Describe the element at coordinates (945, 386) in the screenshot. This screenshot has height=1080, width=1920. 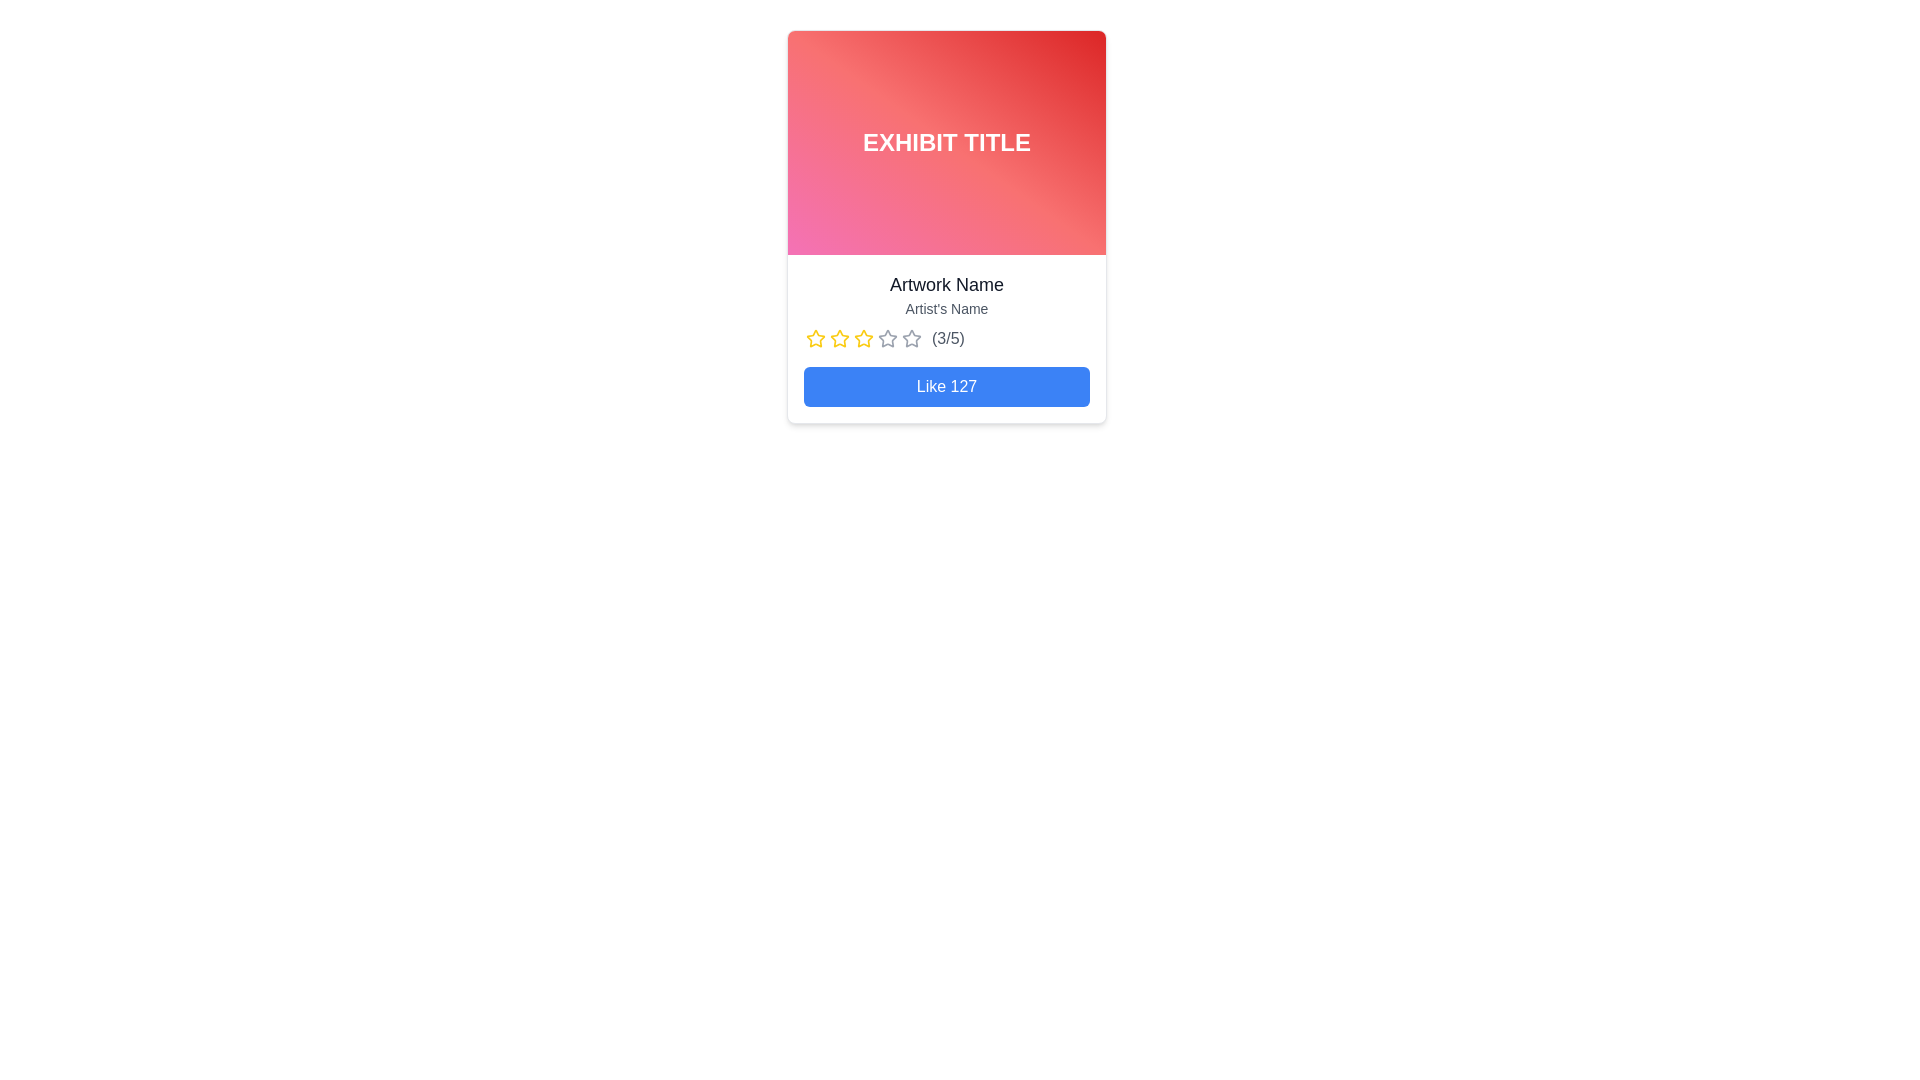
I see `the 'Like 127' button, which is a rectangular button with a blue background and rounded corners located at the bottom of the card layout` at that location.